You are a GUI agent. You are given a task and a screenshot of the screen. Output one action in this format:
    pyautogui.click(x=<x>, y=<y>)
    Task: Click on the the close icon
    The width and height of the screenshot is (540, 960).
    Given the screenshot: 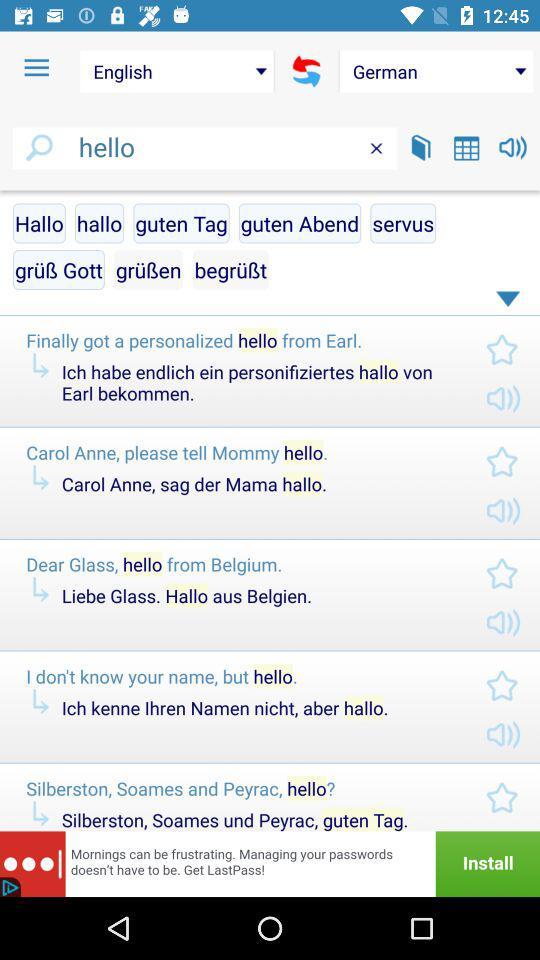 What is the action you would take?
    pyautogui.click(x=376, y=147)
    